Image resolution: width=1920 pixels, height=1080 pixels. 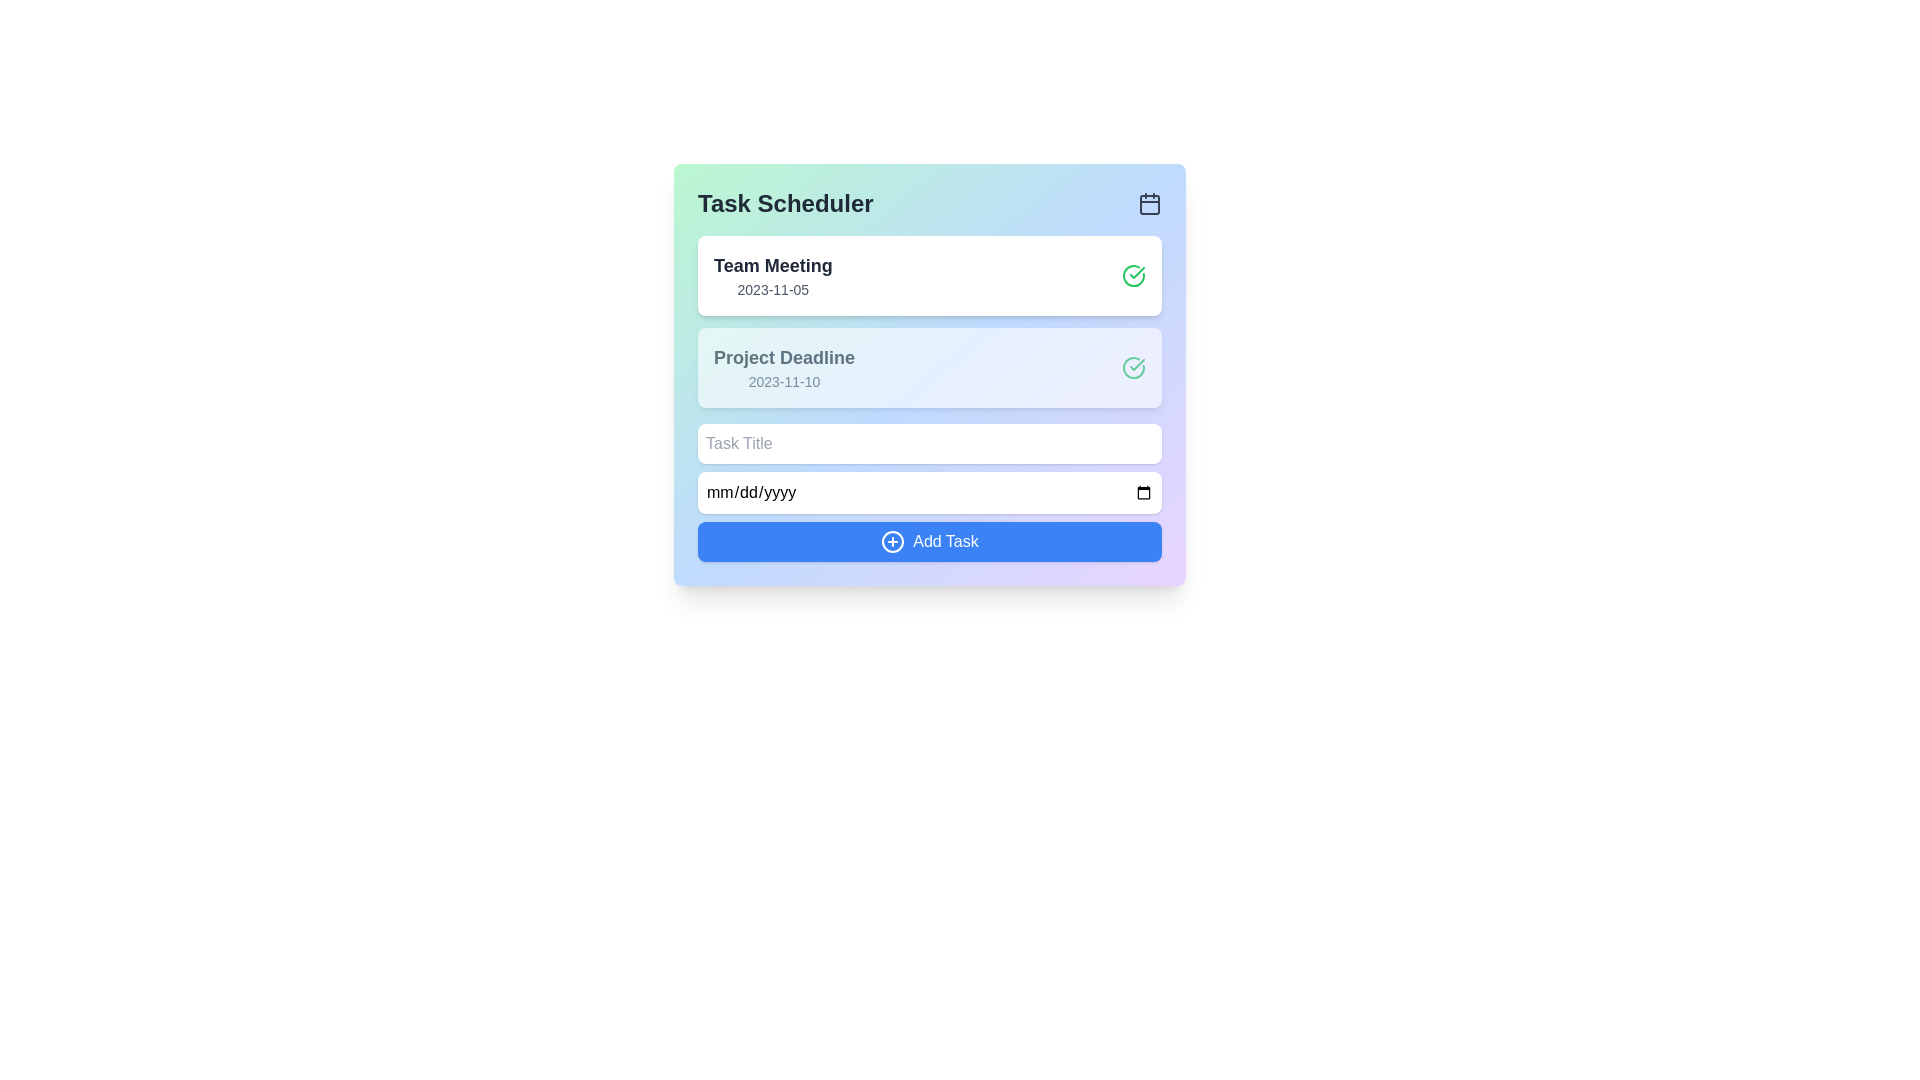 I want to click on the central circular component of the 'plus' icon within the 'Add Task' button located in the bottom right of the interface, so click(x=892, y=542).